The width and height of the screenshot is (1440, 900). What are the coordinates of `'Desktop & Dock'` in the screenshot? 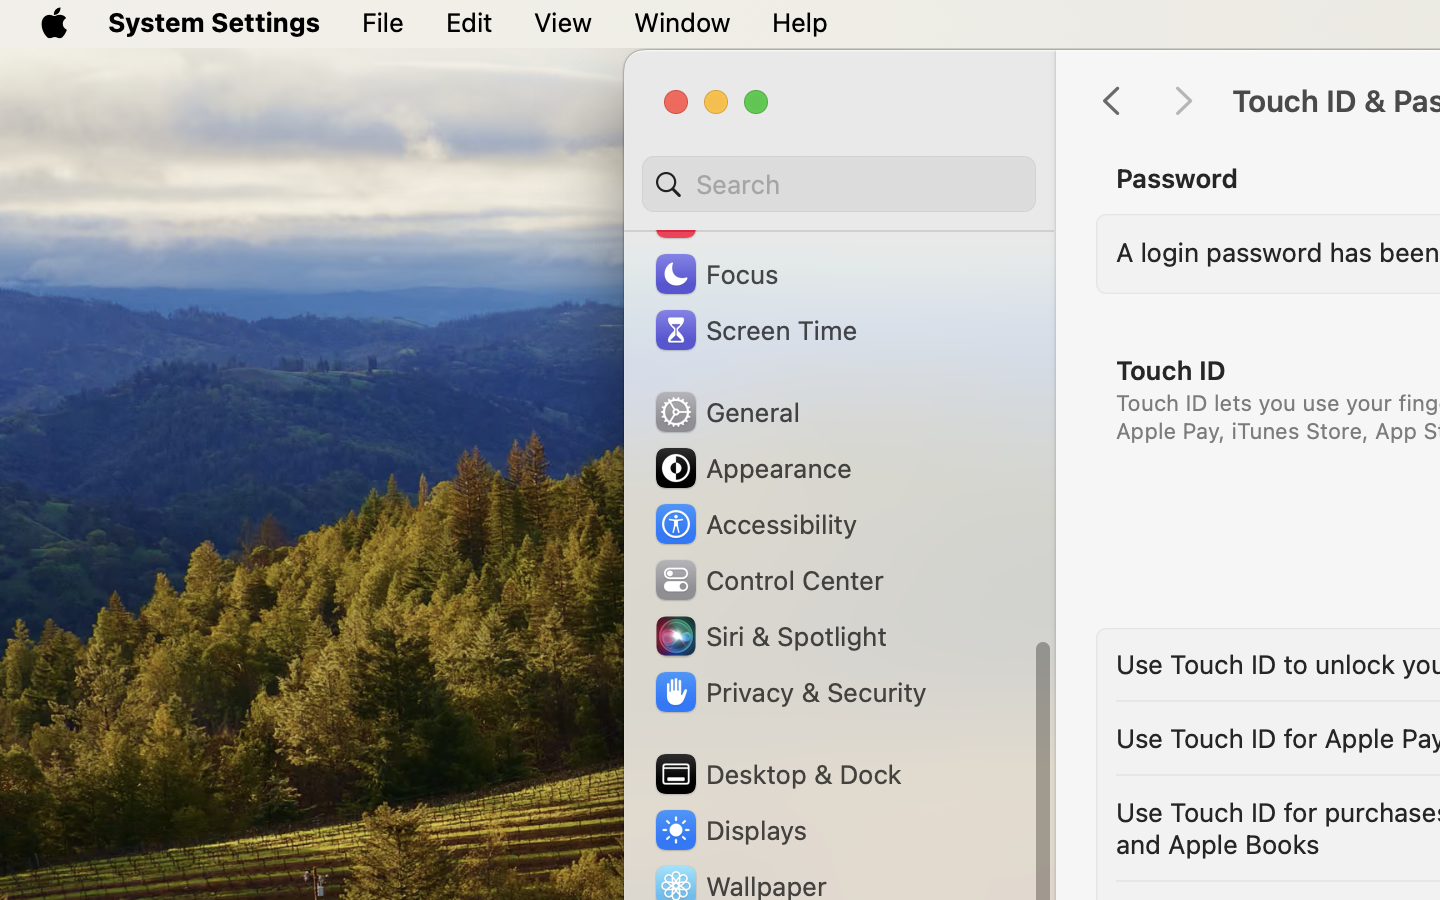 It's located at (776, 773).